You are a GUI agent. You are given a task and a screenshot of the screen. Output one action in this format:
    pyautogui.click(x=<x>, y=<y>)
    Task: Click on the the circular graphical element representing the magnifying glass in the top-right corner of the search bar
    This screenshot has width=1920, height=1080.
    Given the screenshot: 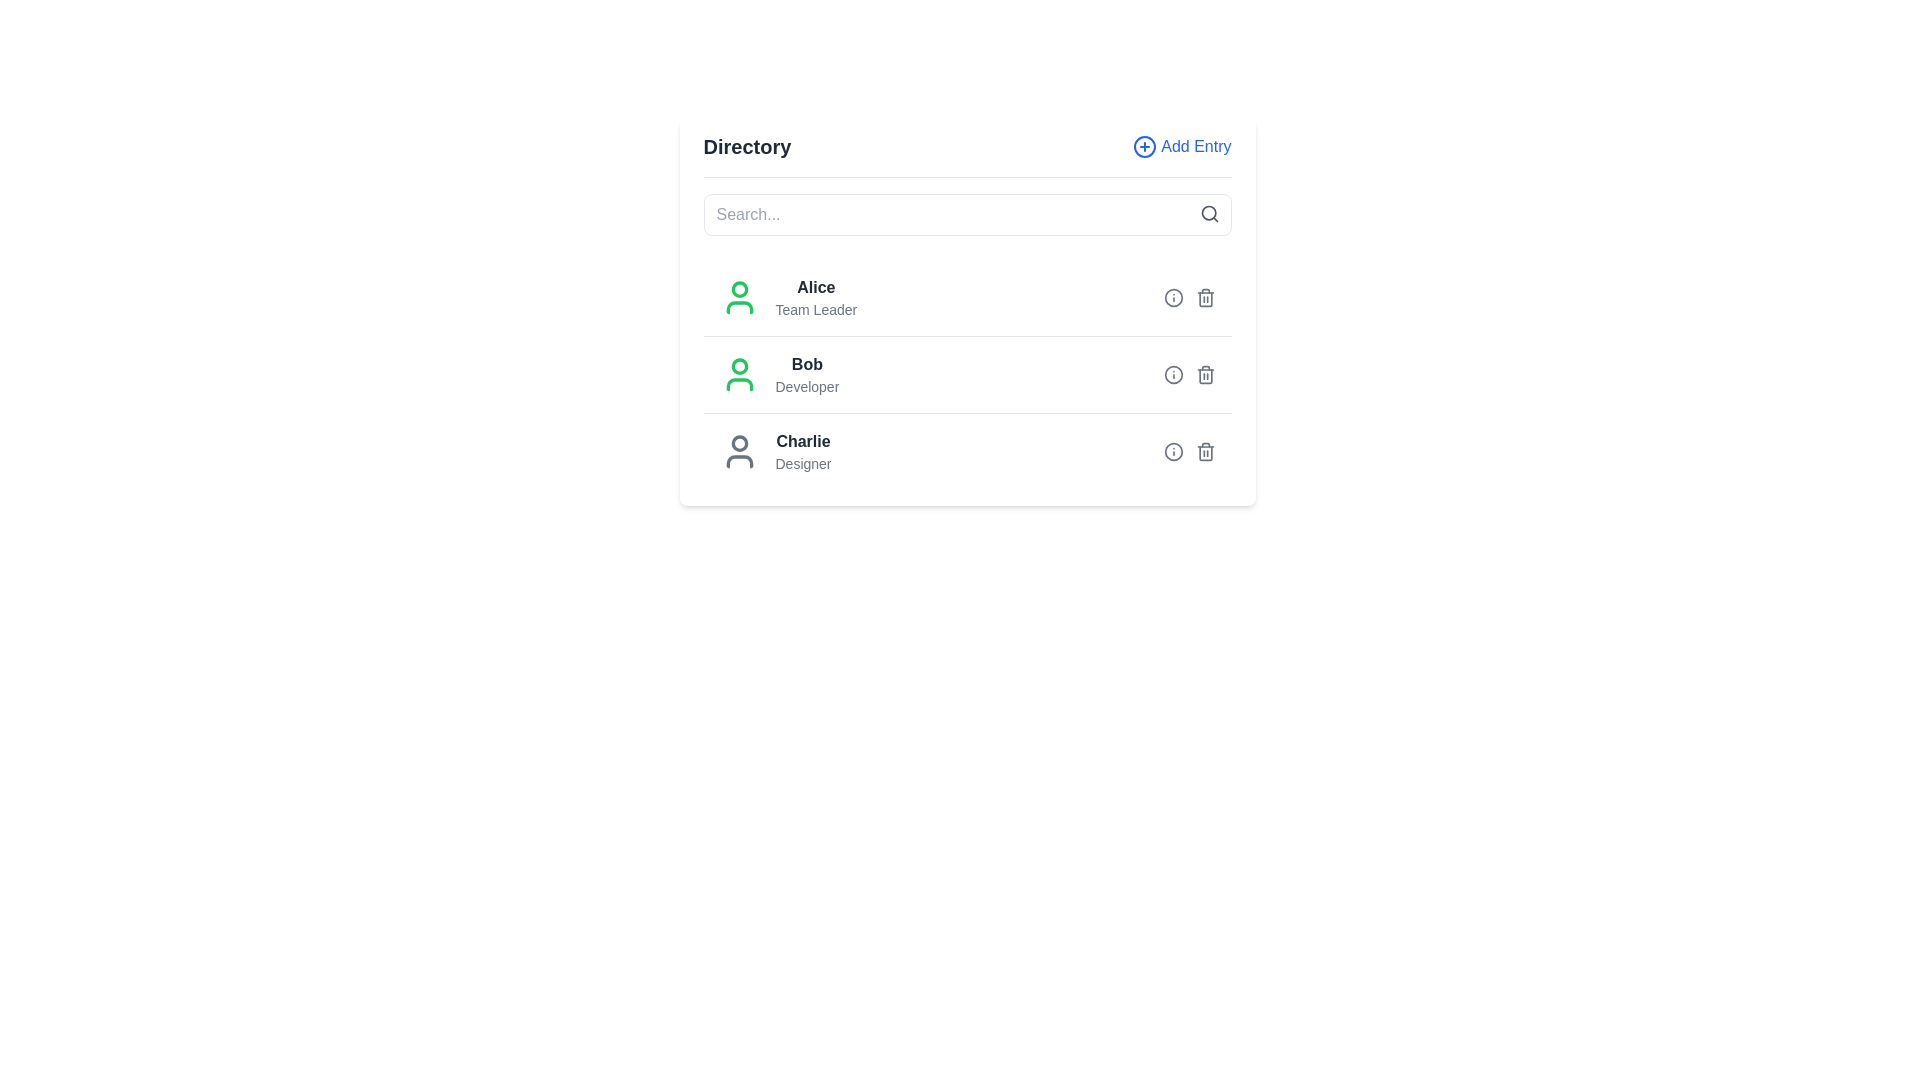 What is the action you would take?
    pyautogui.click(x=1207, y=213)
    